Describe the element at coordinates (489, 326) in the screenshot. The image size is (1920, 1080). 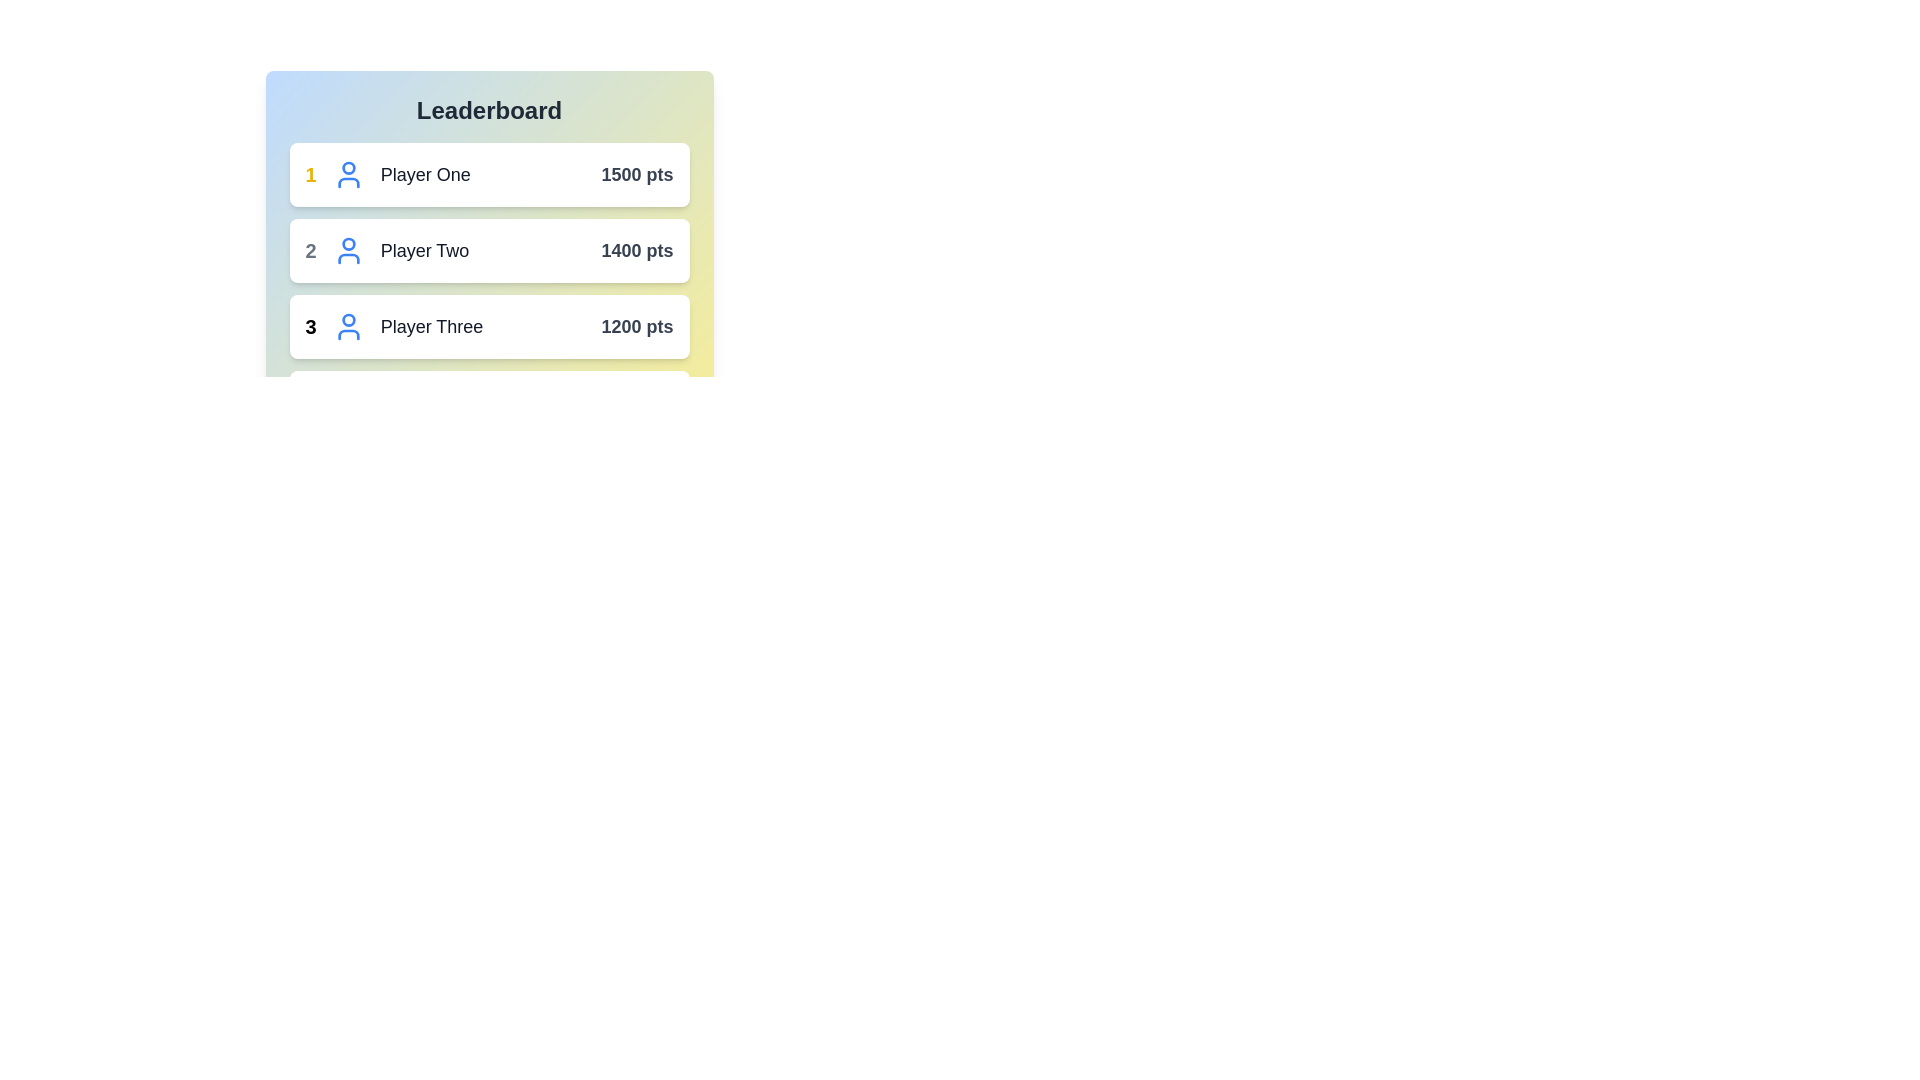
I see `the player entry for Player Three to view more details` at that location.